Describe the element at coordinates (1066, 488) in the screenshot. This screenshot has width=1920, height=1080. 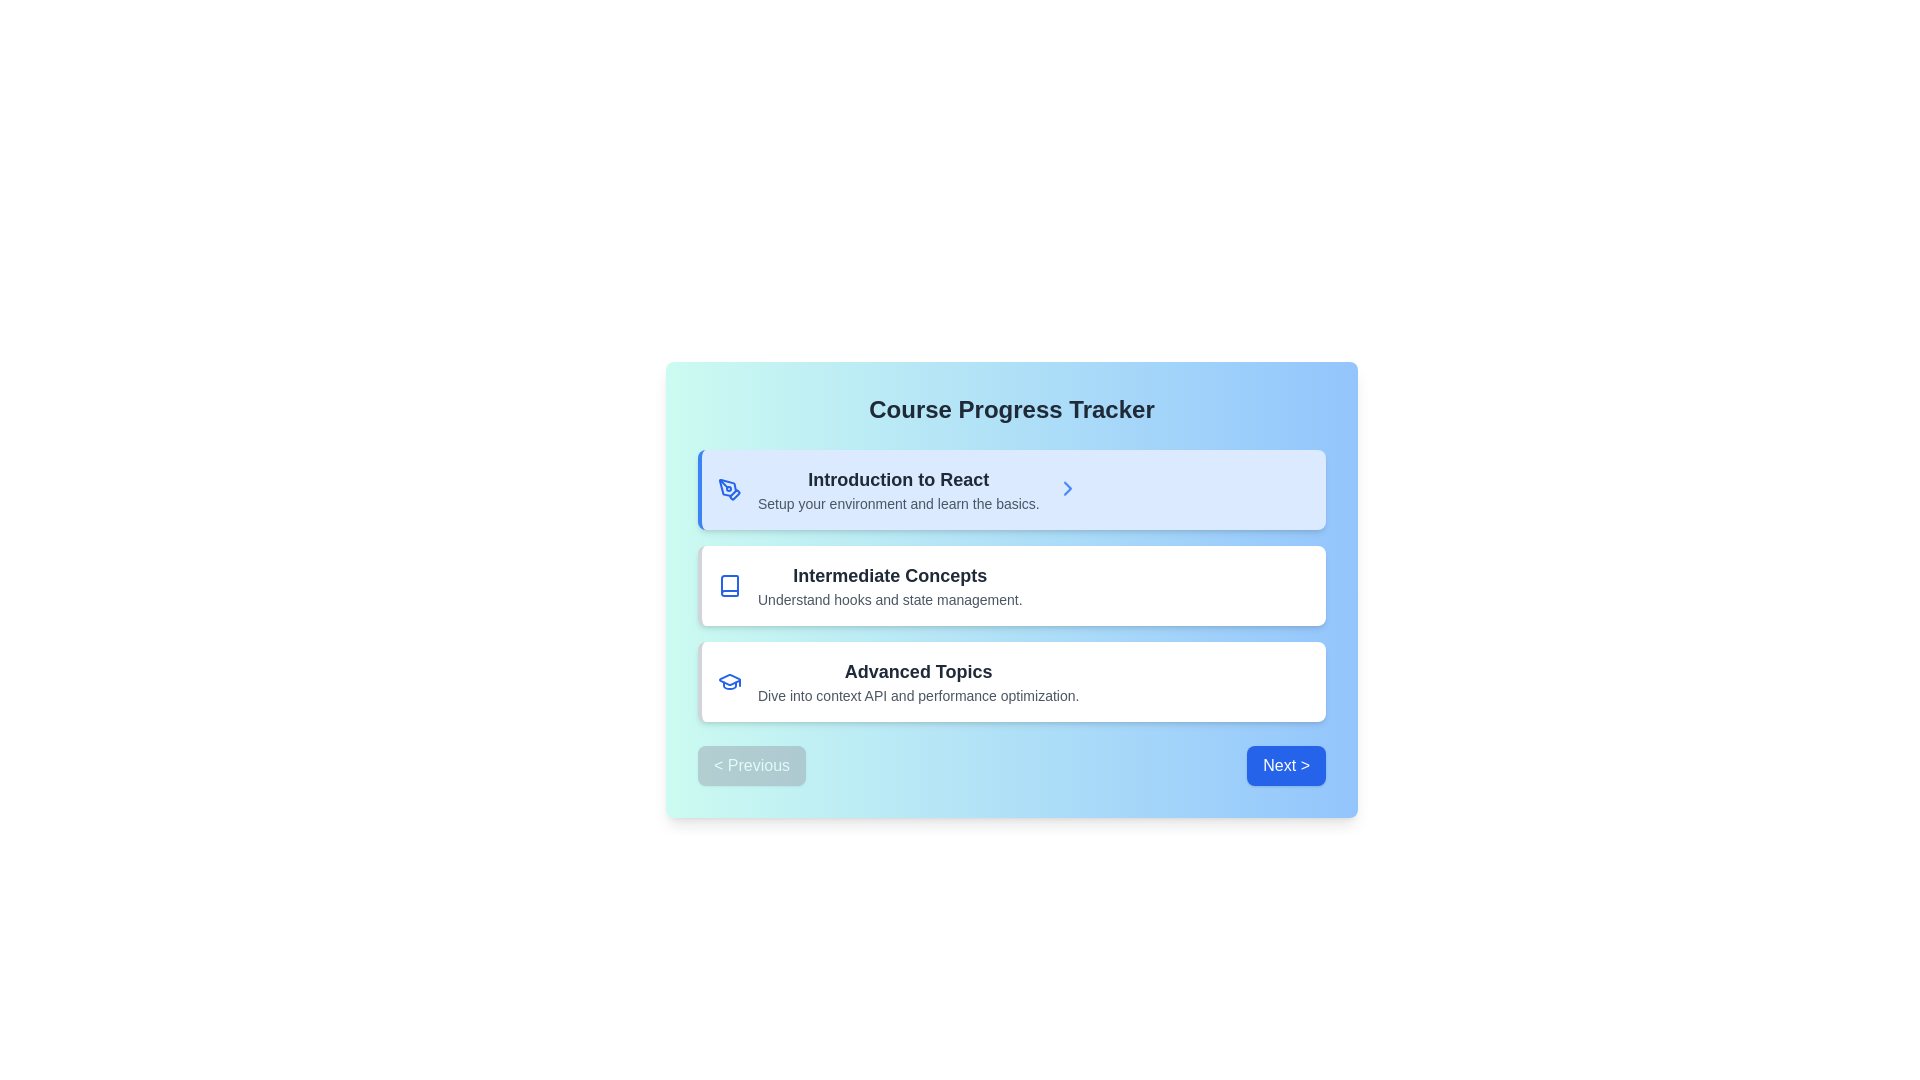
I see `the chevron icon at the right end of the row containing the 'Introduction to React' title` at that location.